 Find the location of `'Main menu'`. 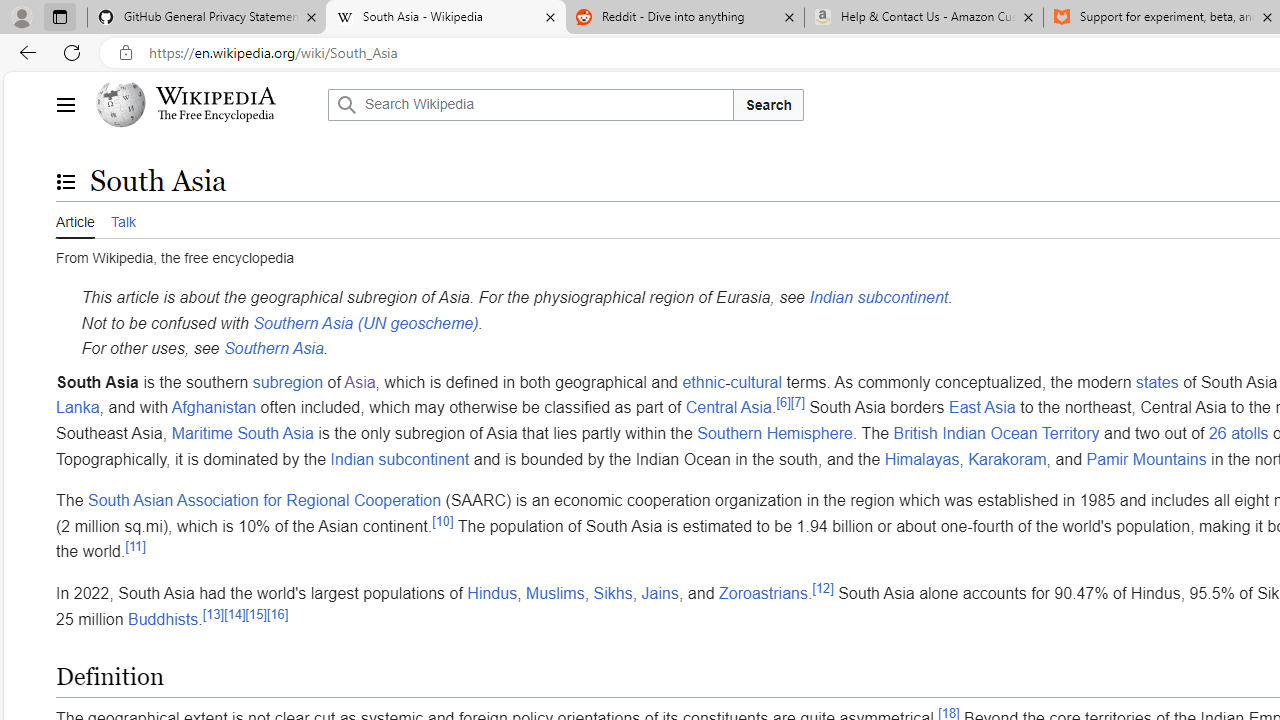

'Main menu' is located at coordinates (65, 105).